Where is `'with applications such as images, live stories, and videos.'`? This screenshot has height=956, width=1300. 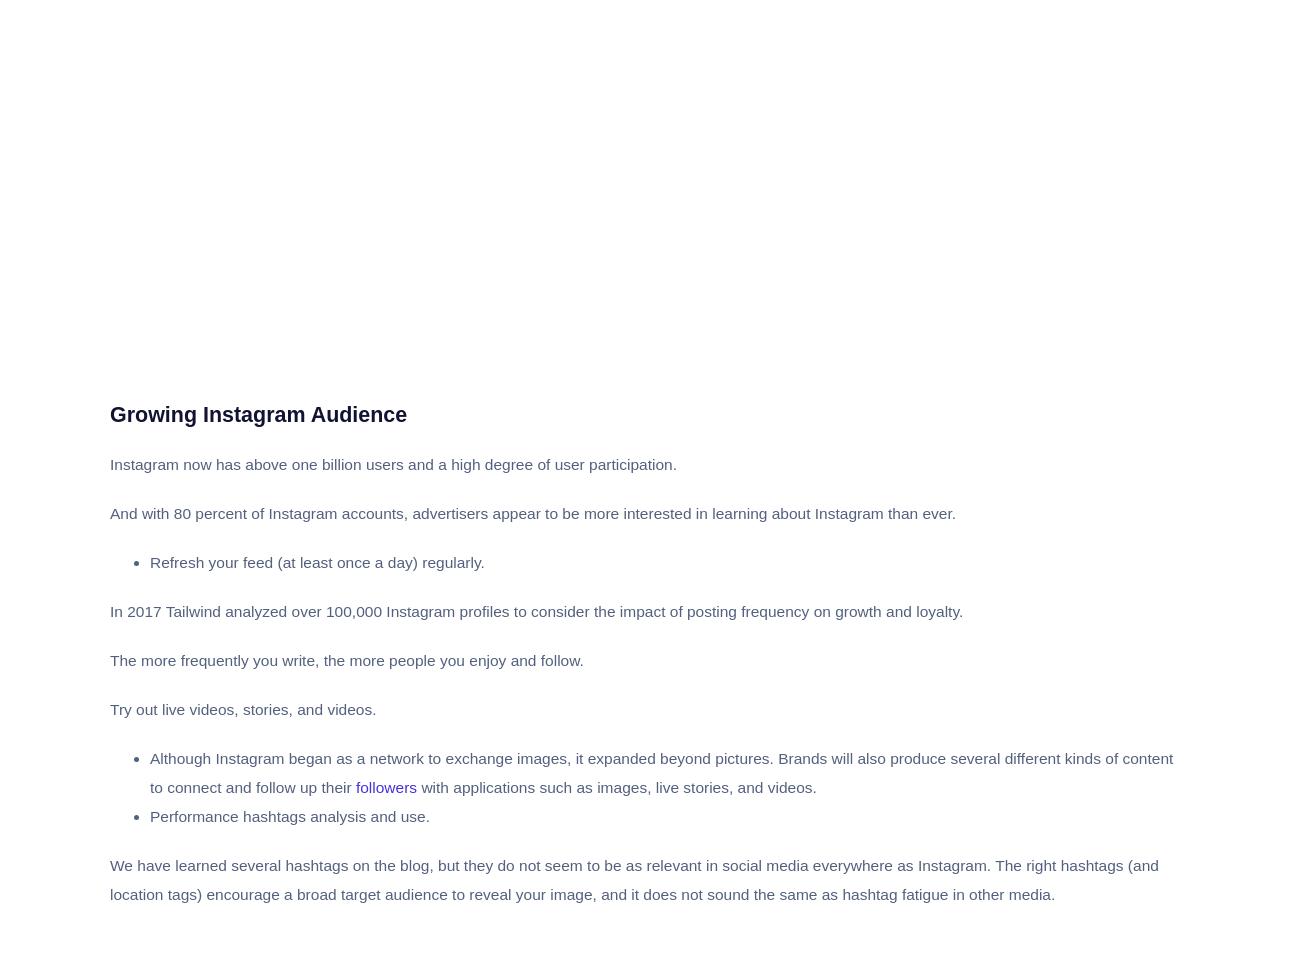
'with applications such as images, live stories, and videos.' is located at coordinates (616, 786).